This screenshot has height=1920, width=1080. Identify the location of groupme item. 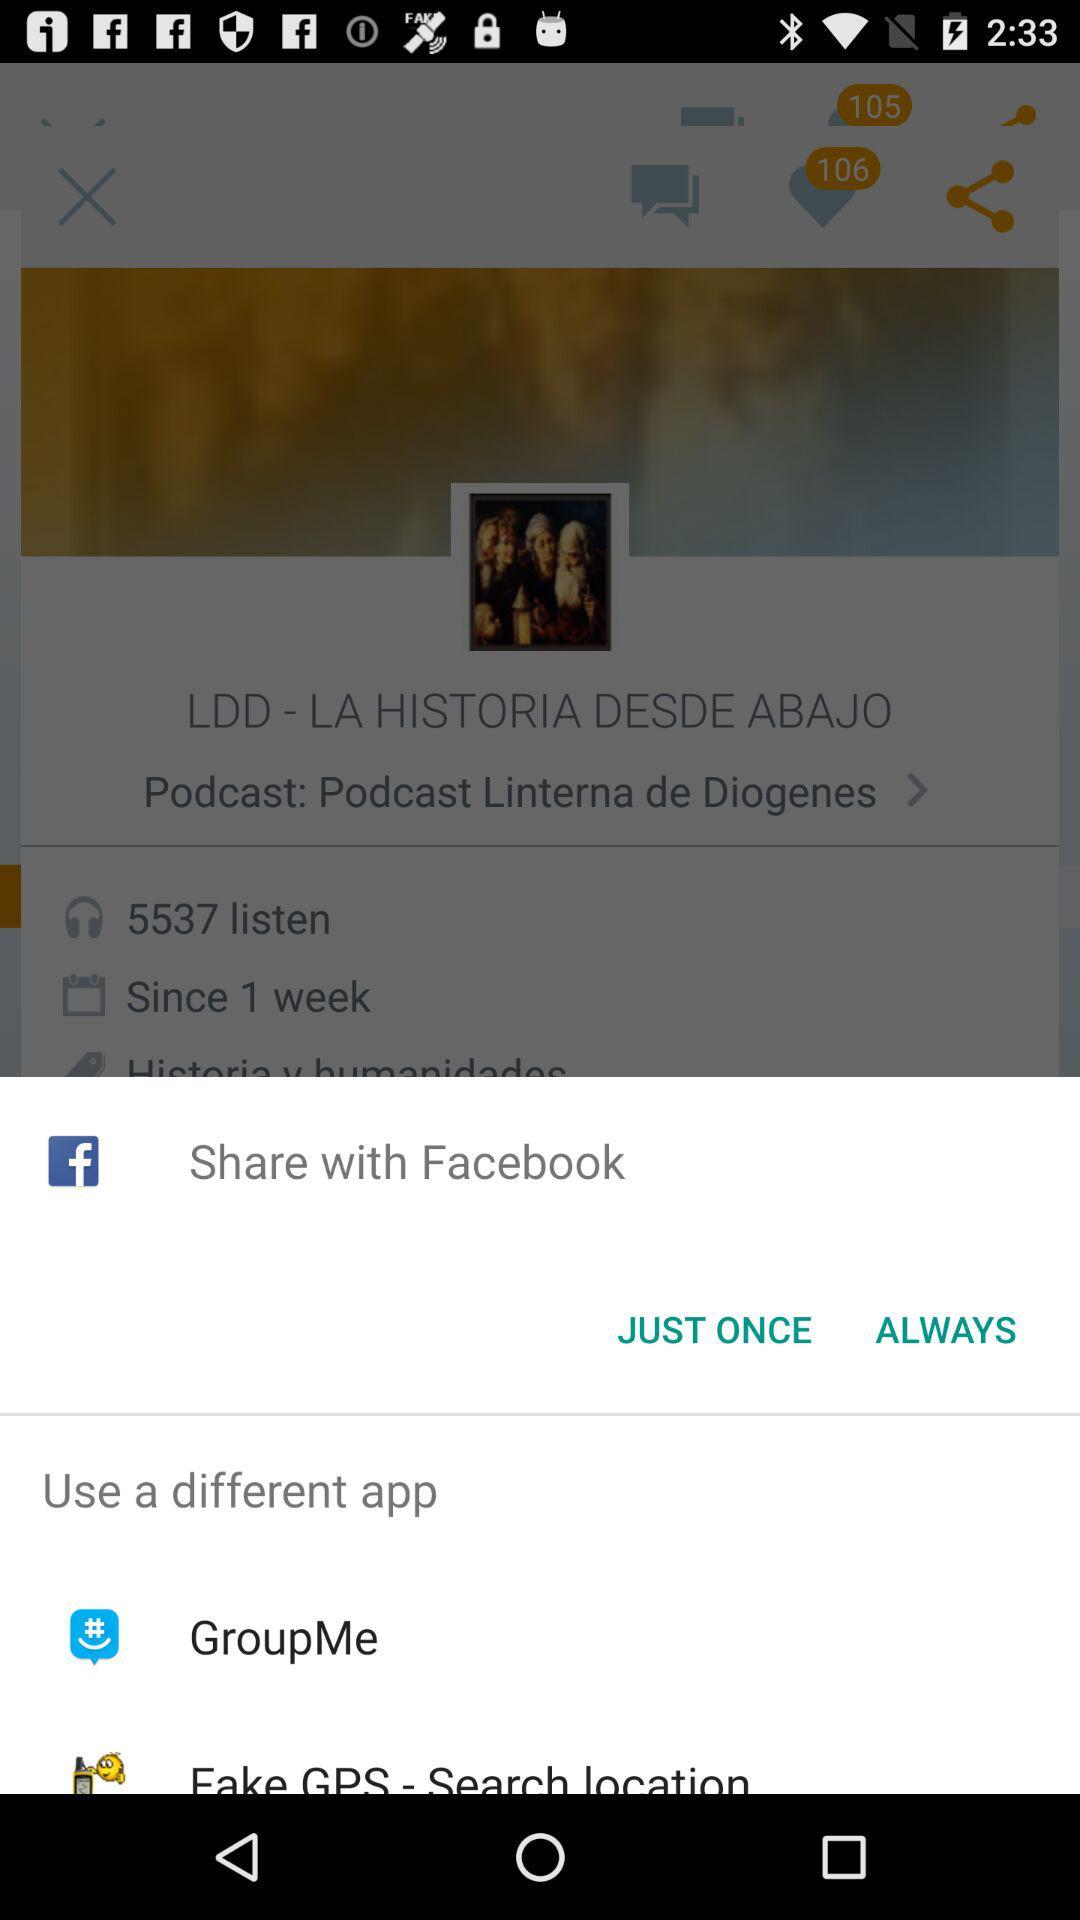
(283, 1636).